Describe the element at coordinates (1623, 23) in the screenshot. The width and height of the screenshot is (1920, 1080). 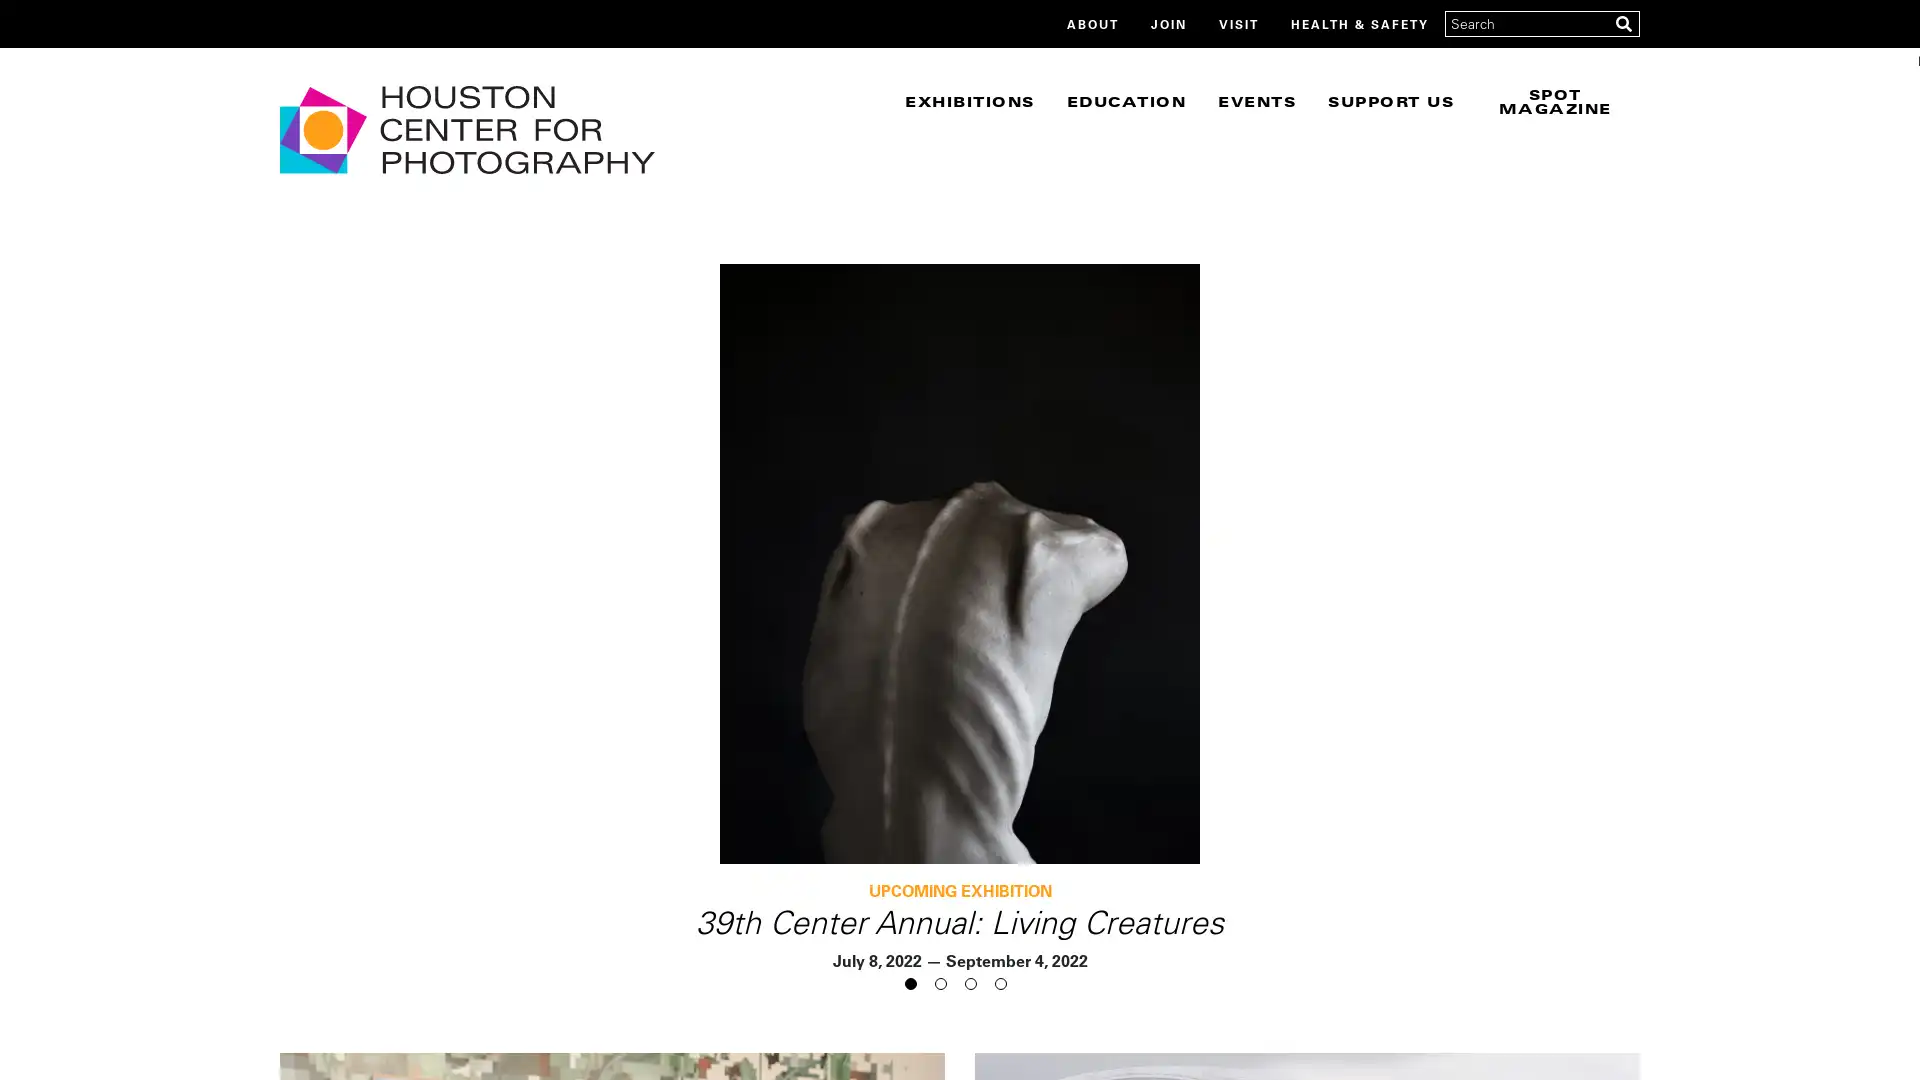
I see `Search` at that location.